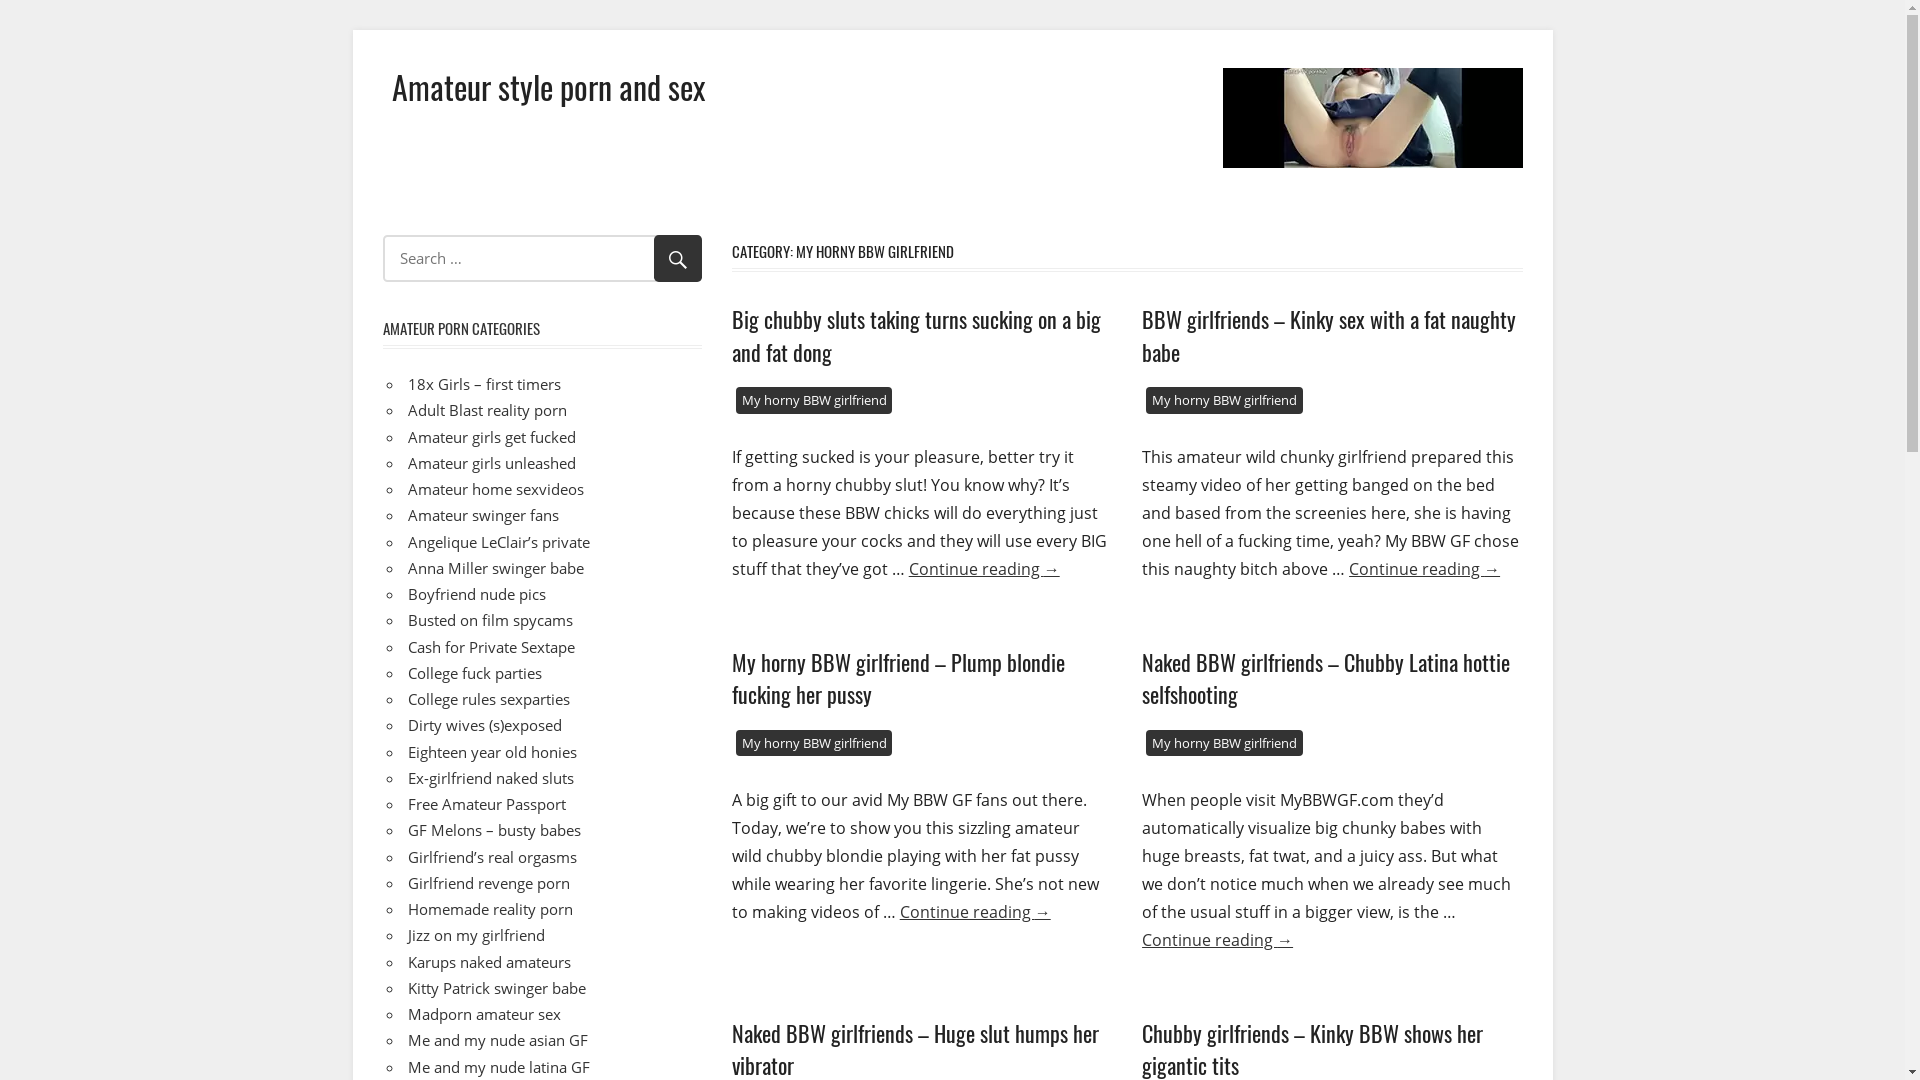 This screenshot has height=1080, width=1920. I want to click on 'Busted on film spycams', so click(490, 619).